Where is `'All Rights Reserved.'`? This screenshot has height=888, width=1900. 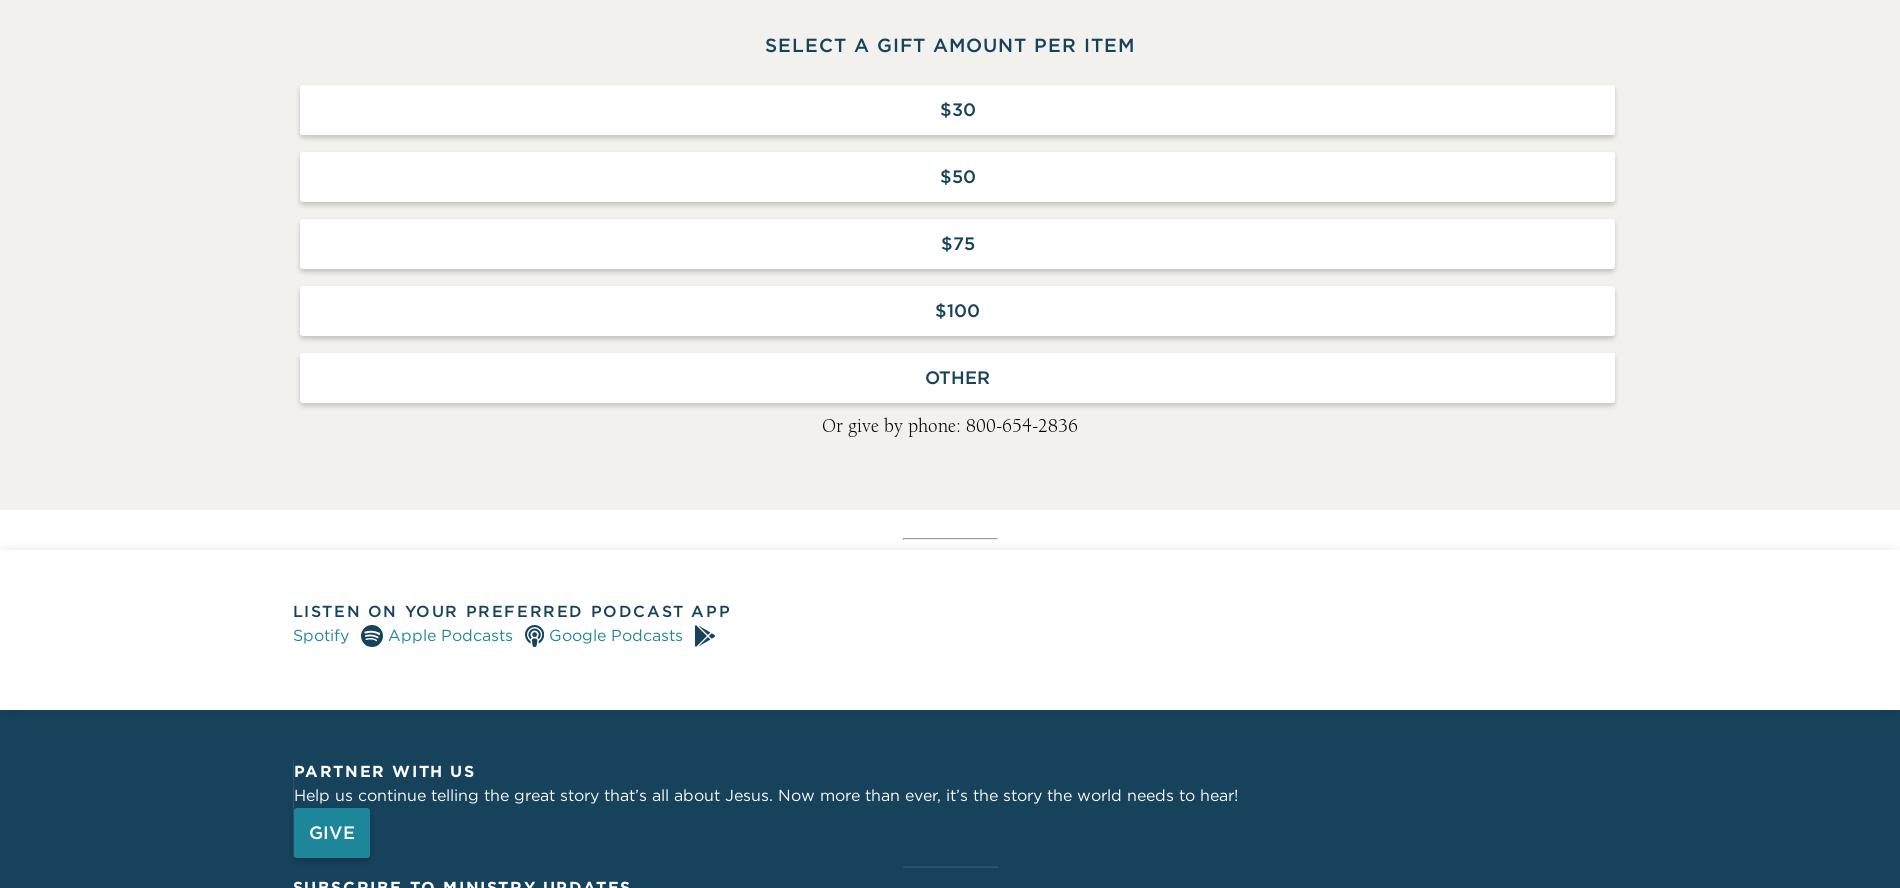
'All Rights Reserved.' is located at coordinates (707, 467).